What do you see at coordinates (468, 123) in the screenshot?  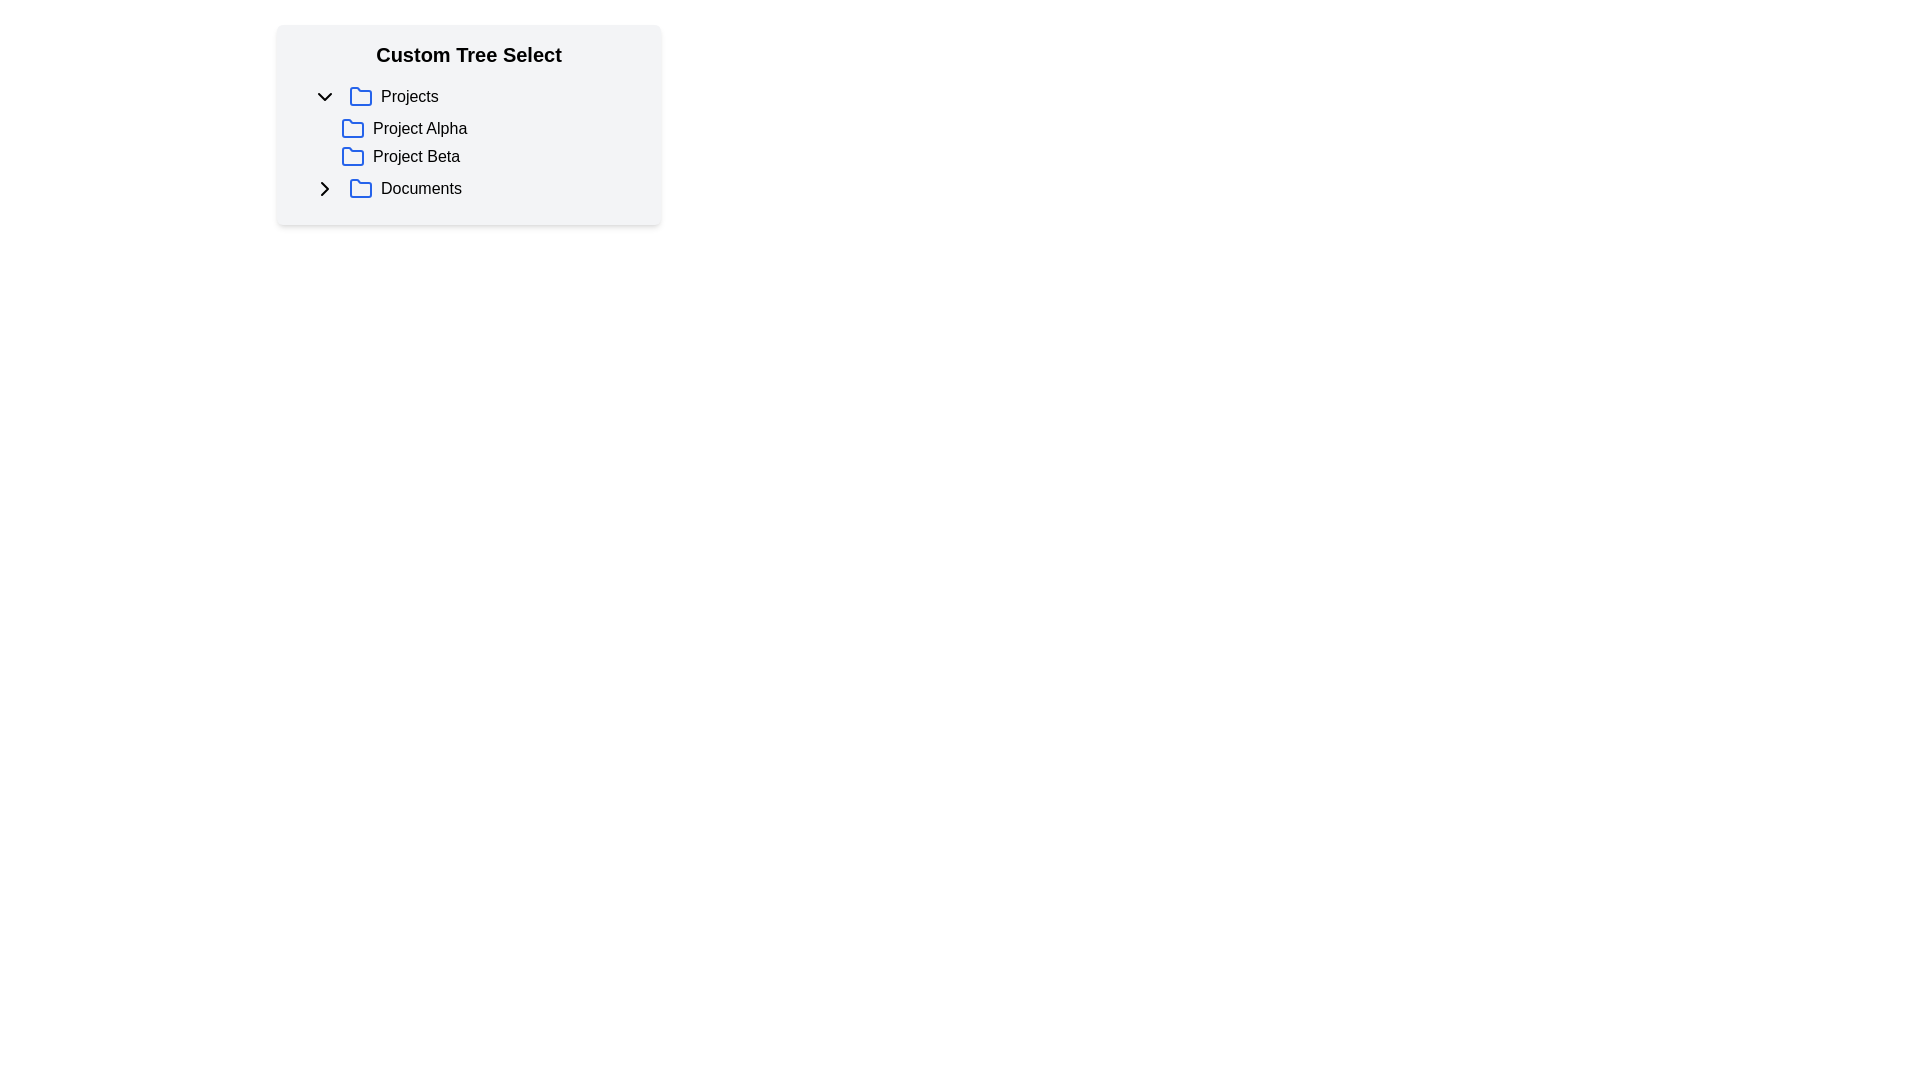 I see `the 'Custom Tree Select' hierarchical list` at bounding box center [468, 123].